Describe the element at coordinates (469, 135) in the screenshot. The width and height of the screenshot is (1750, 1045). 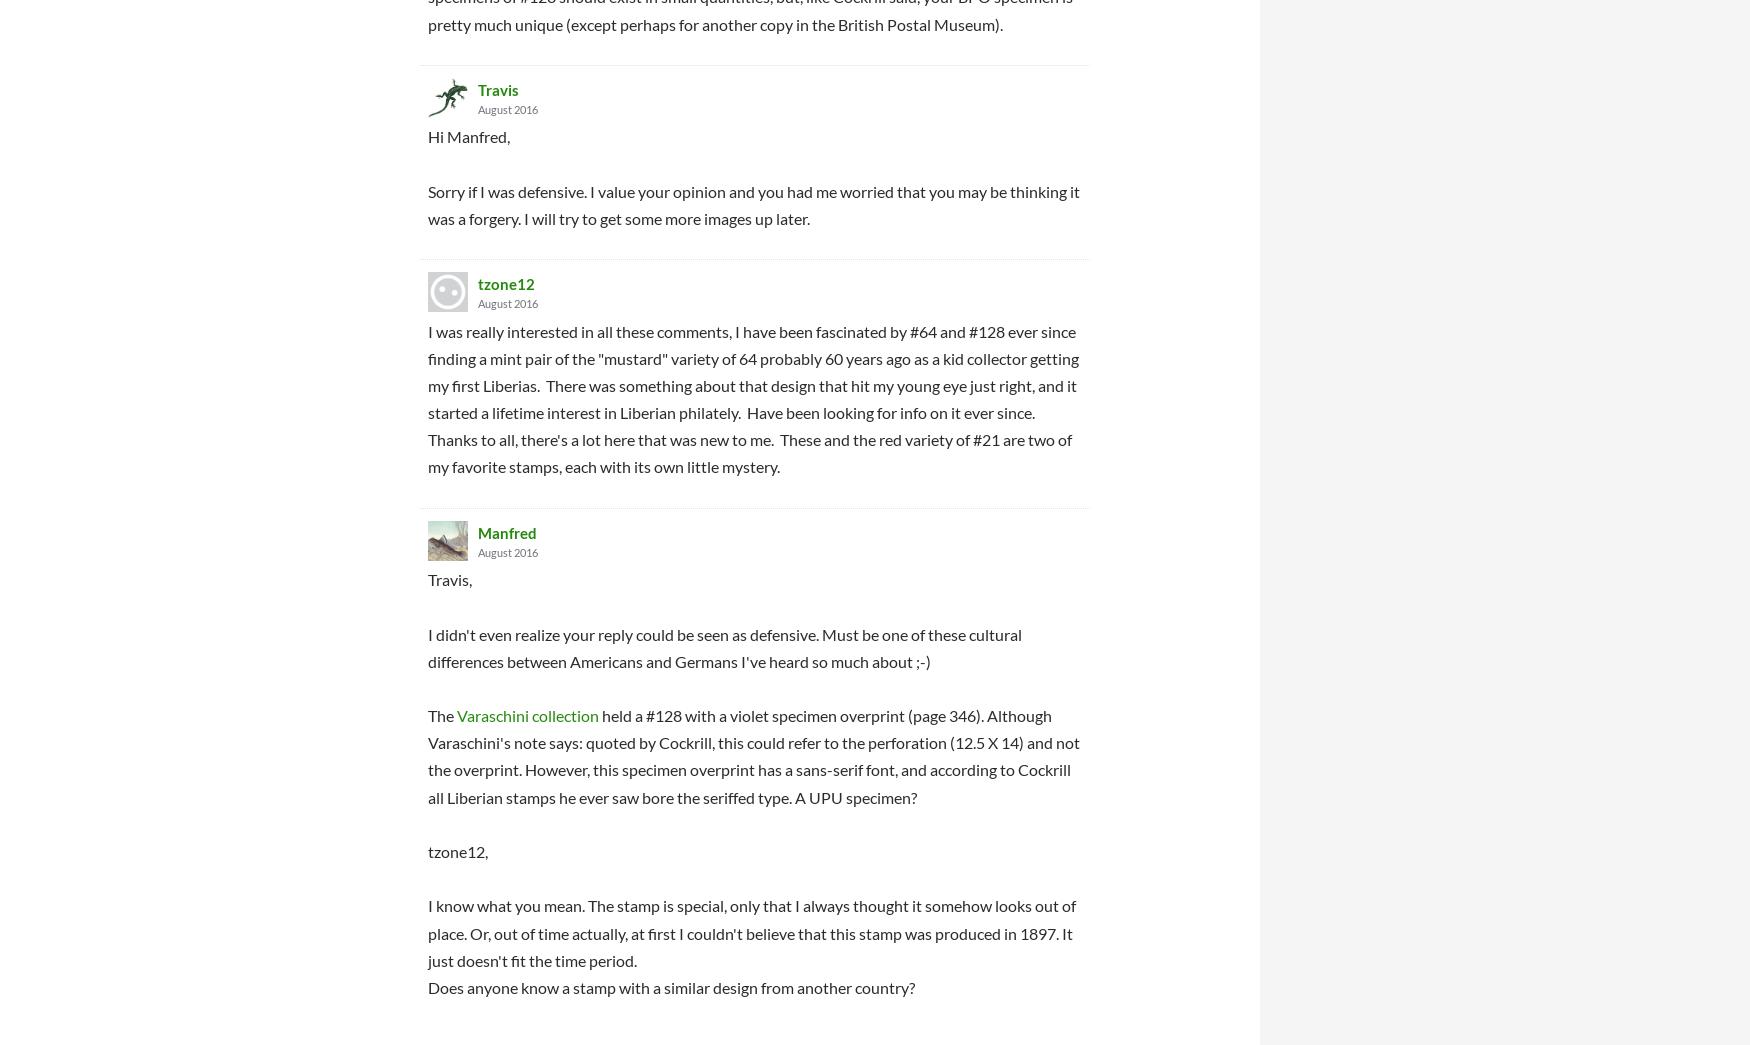
I see `'Hi Manfred,'` at that location.